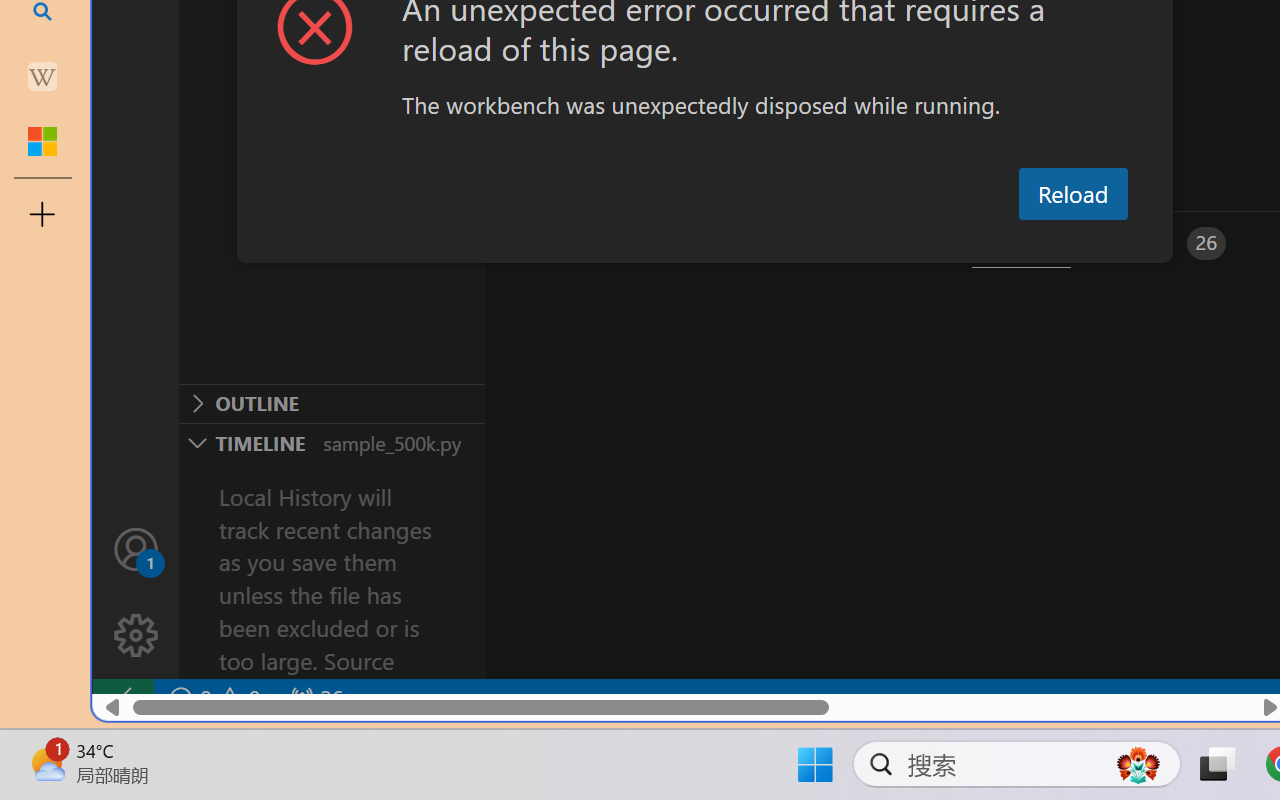  Describe the element at coordinates (331, 441) in the screenshot. I see `'Timeline Section'` at that location.